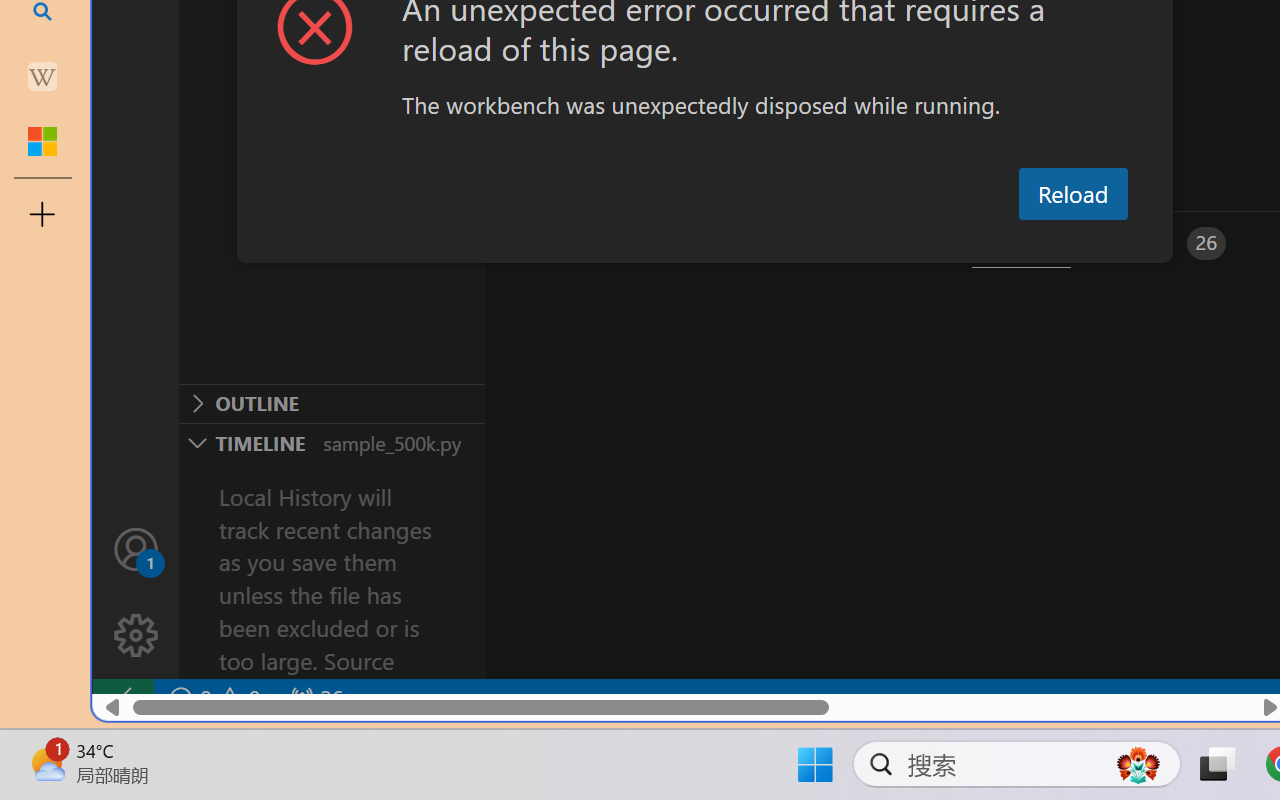  Describe the element at coordinates (331, 441) in the screenshot. I see `'Timeline Section'` at that location.